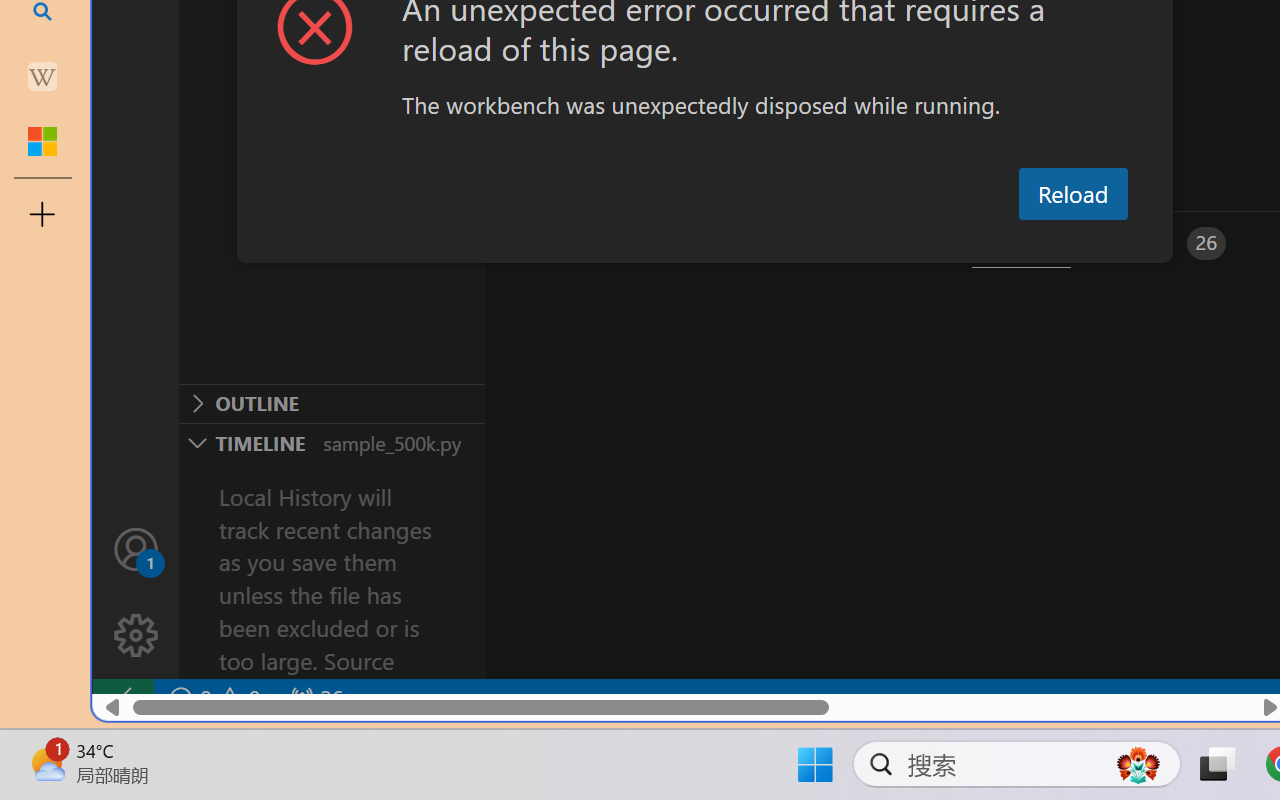  Describe the element at coordinates (331, 441) in the screenshot. I see `'Timeline Section'` at that location.